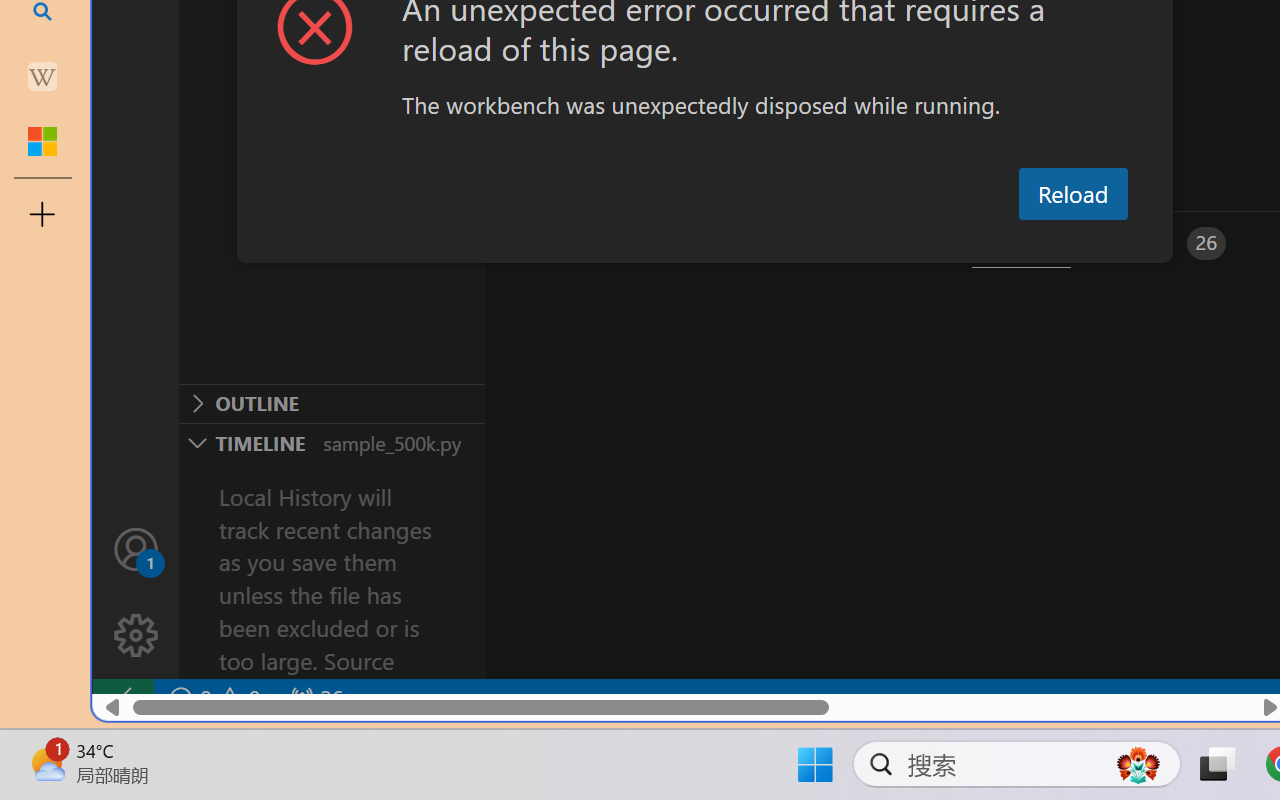  Describe the element at coordinates (331, 441) in the screenshot. I see `'Timeline Section'` at that location.